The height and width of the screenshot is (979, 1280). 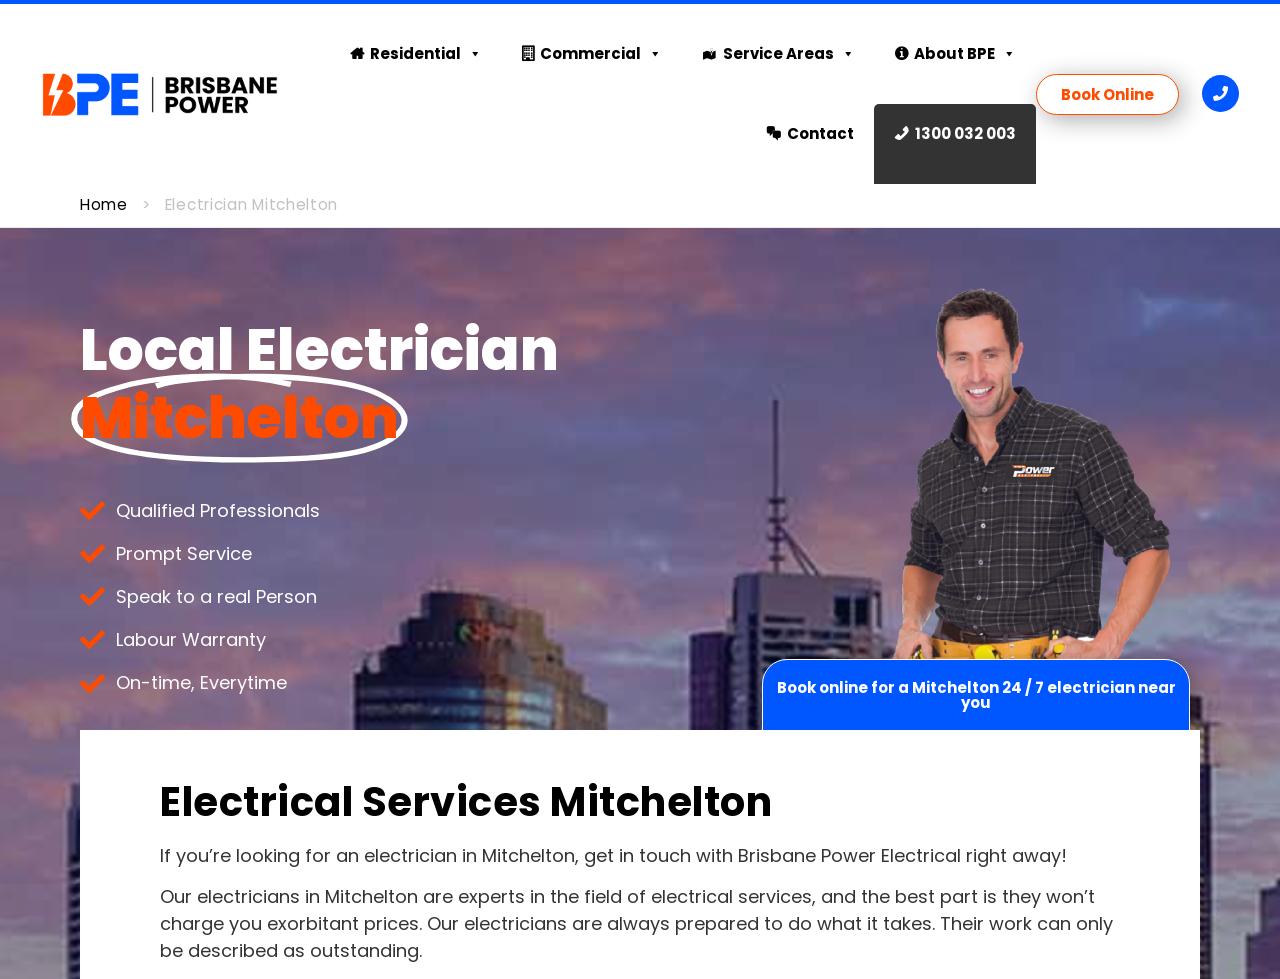 What do you see at coordinates (114, 508) in the screenshot?
I see `'Qualified Professionals'` at bounding box center [114, 508].